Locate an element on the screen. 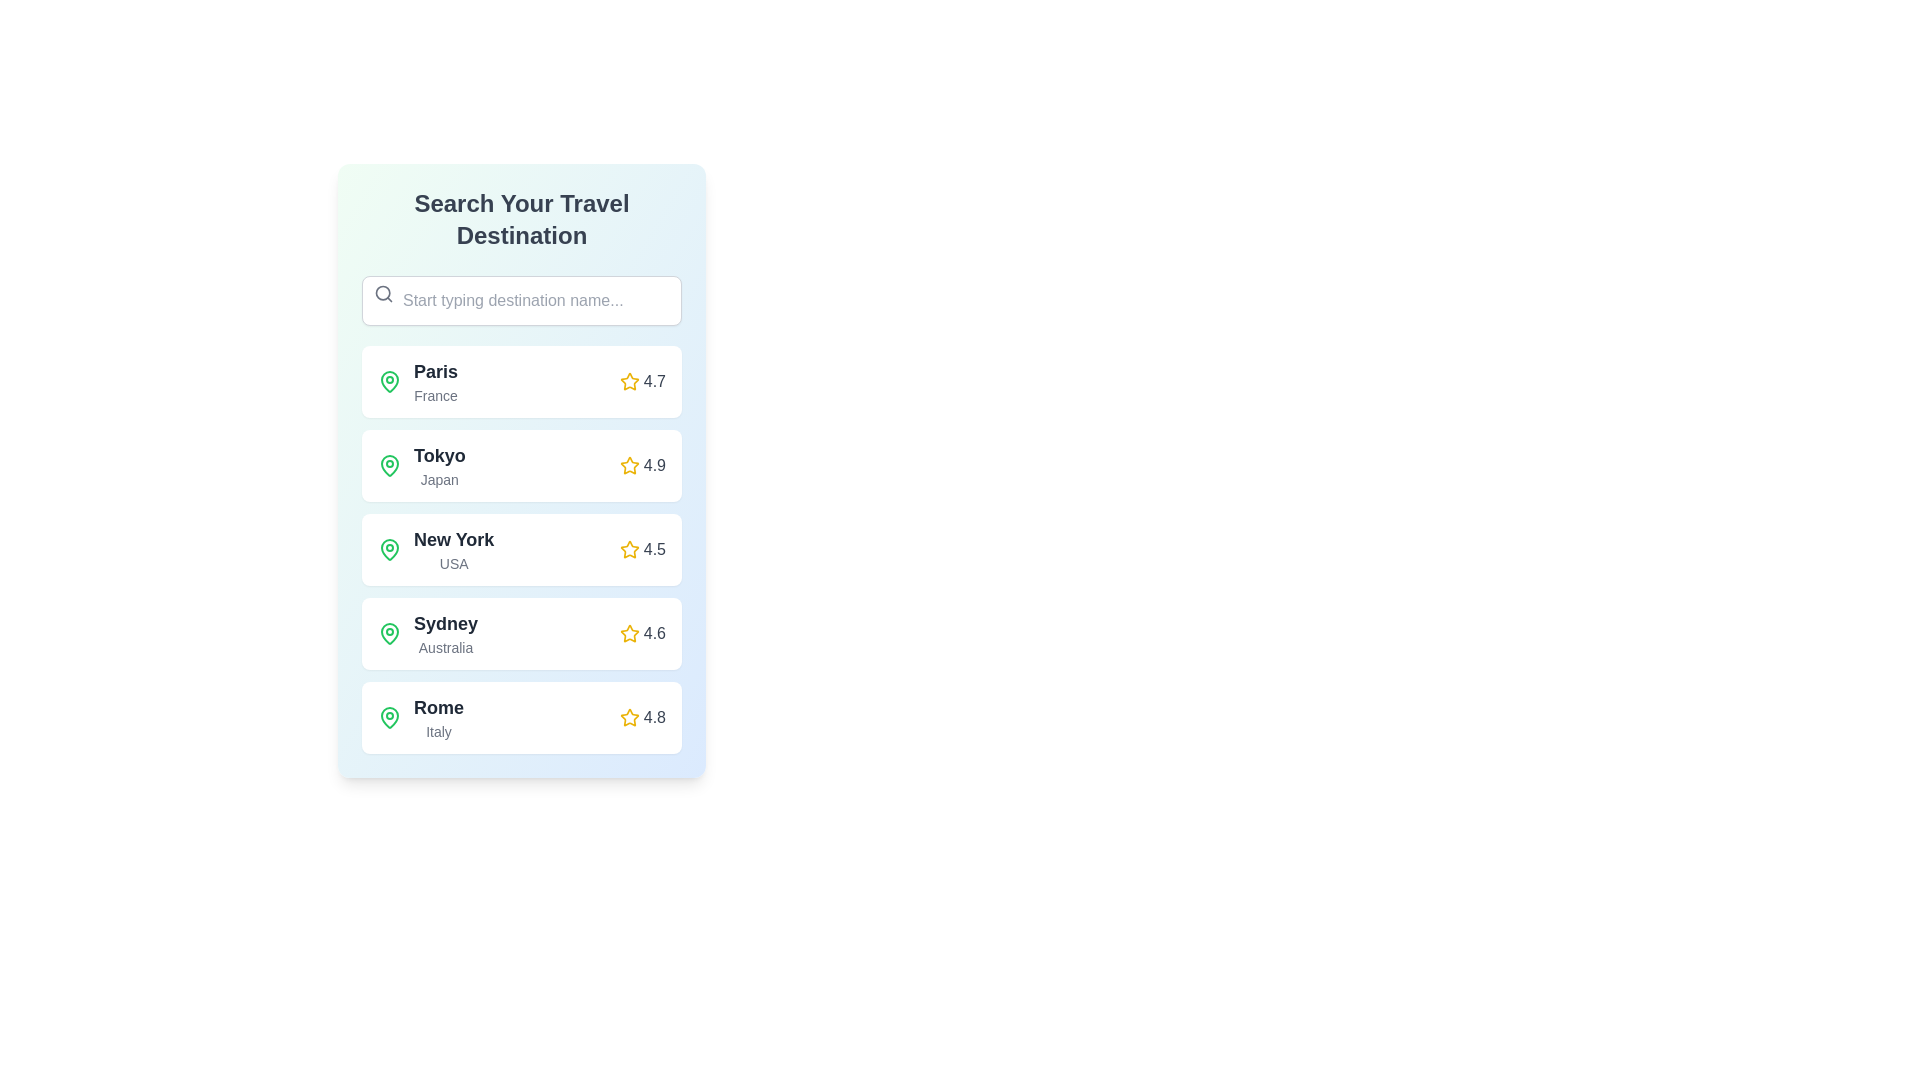 This screenshot has width=1920, height=1080. the text block displaying 'Tokyo' in bold, large font, which is the second item in the vertical list of destinations is located at coordinates (438, 466).